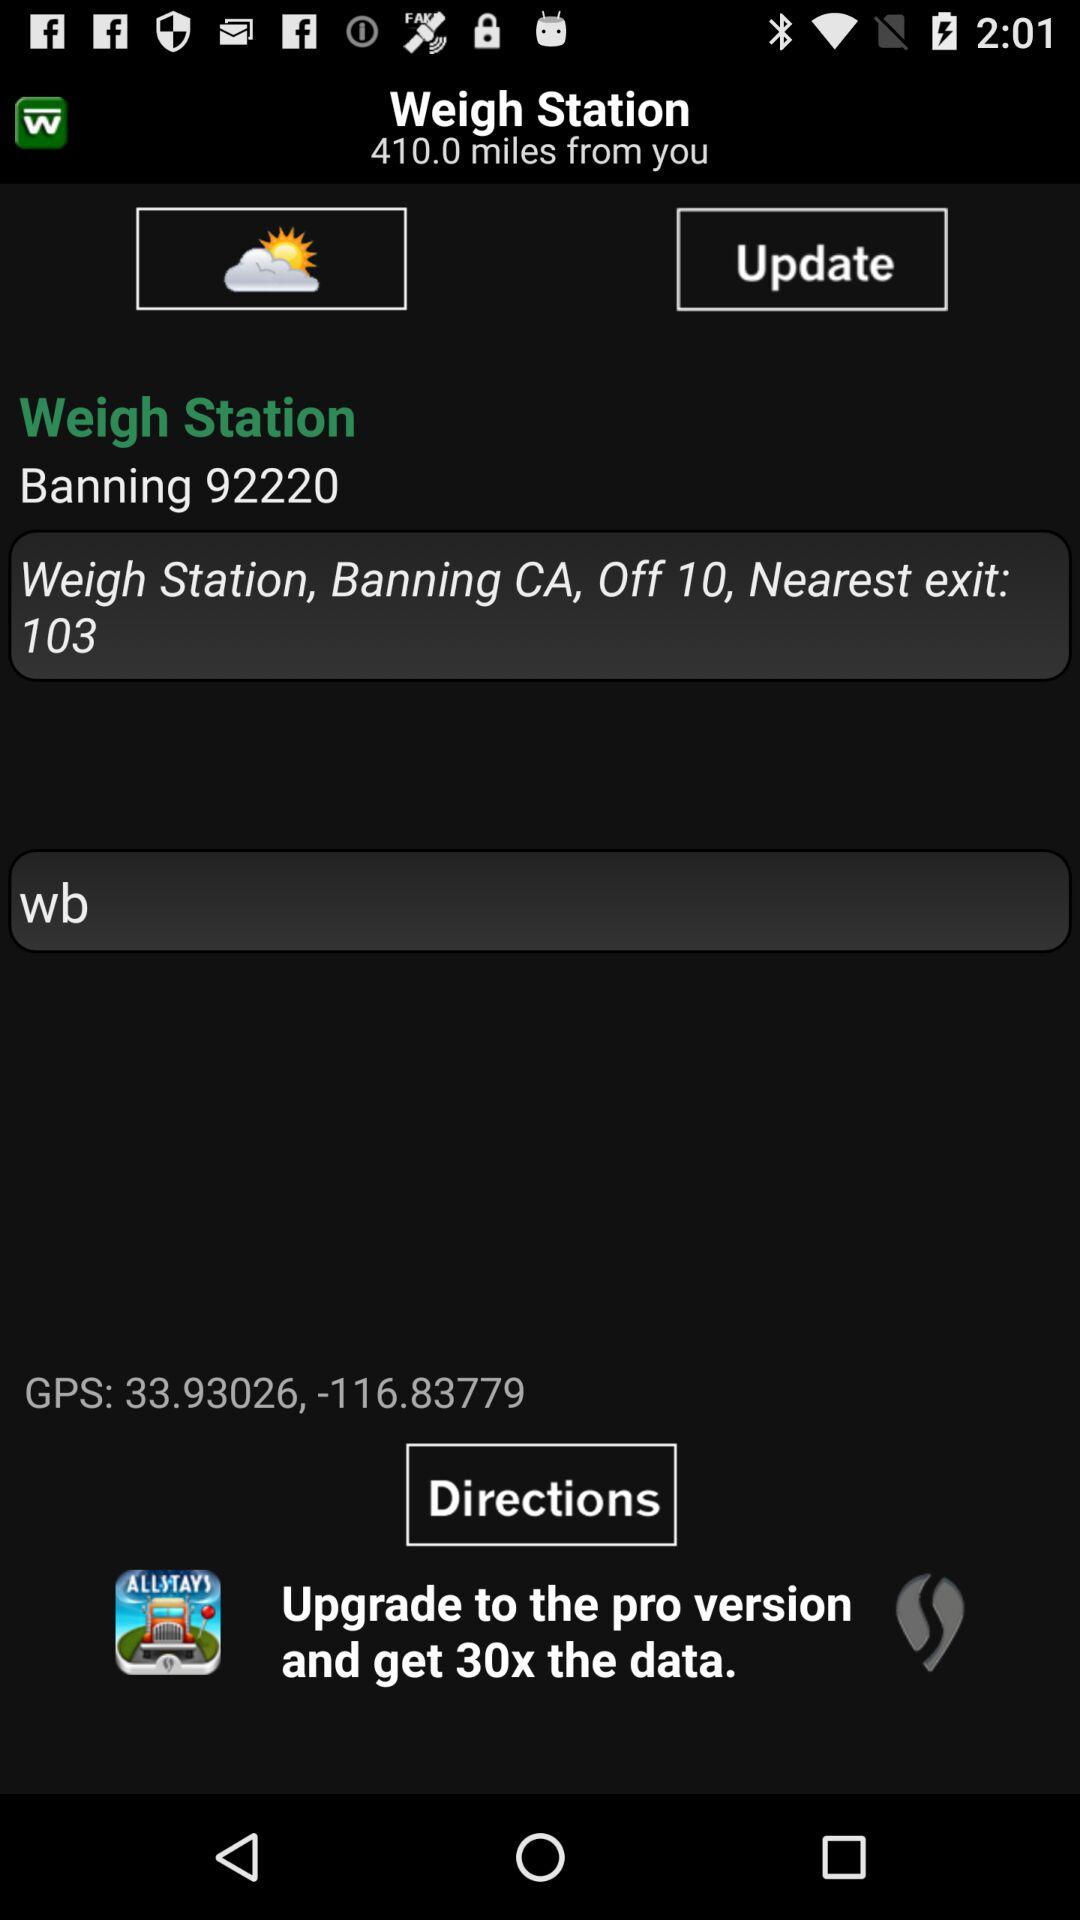  Describe the element at coordinates (271, 257) in the screenshot. I see `the item below 410 0 miles` at that location.